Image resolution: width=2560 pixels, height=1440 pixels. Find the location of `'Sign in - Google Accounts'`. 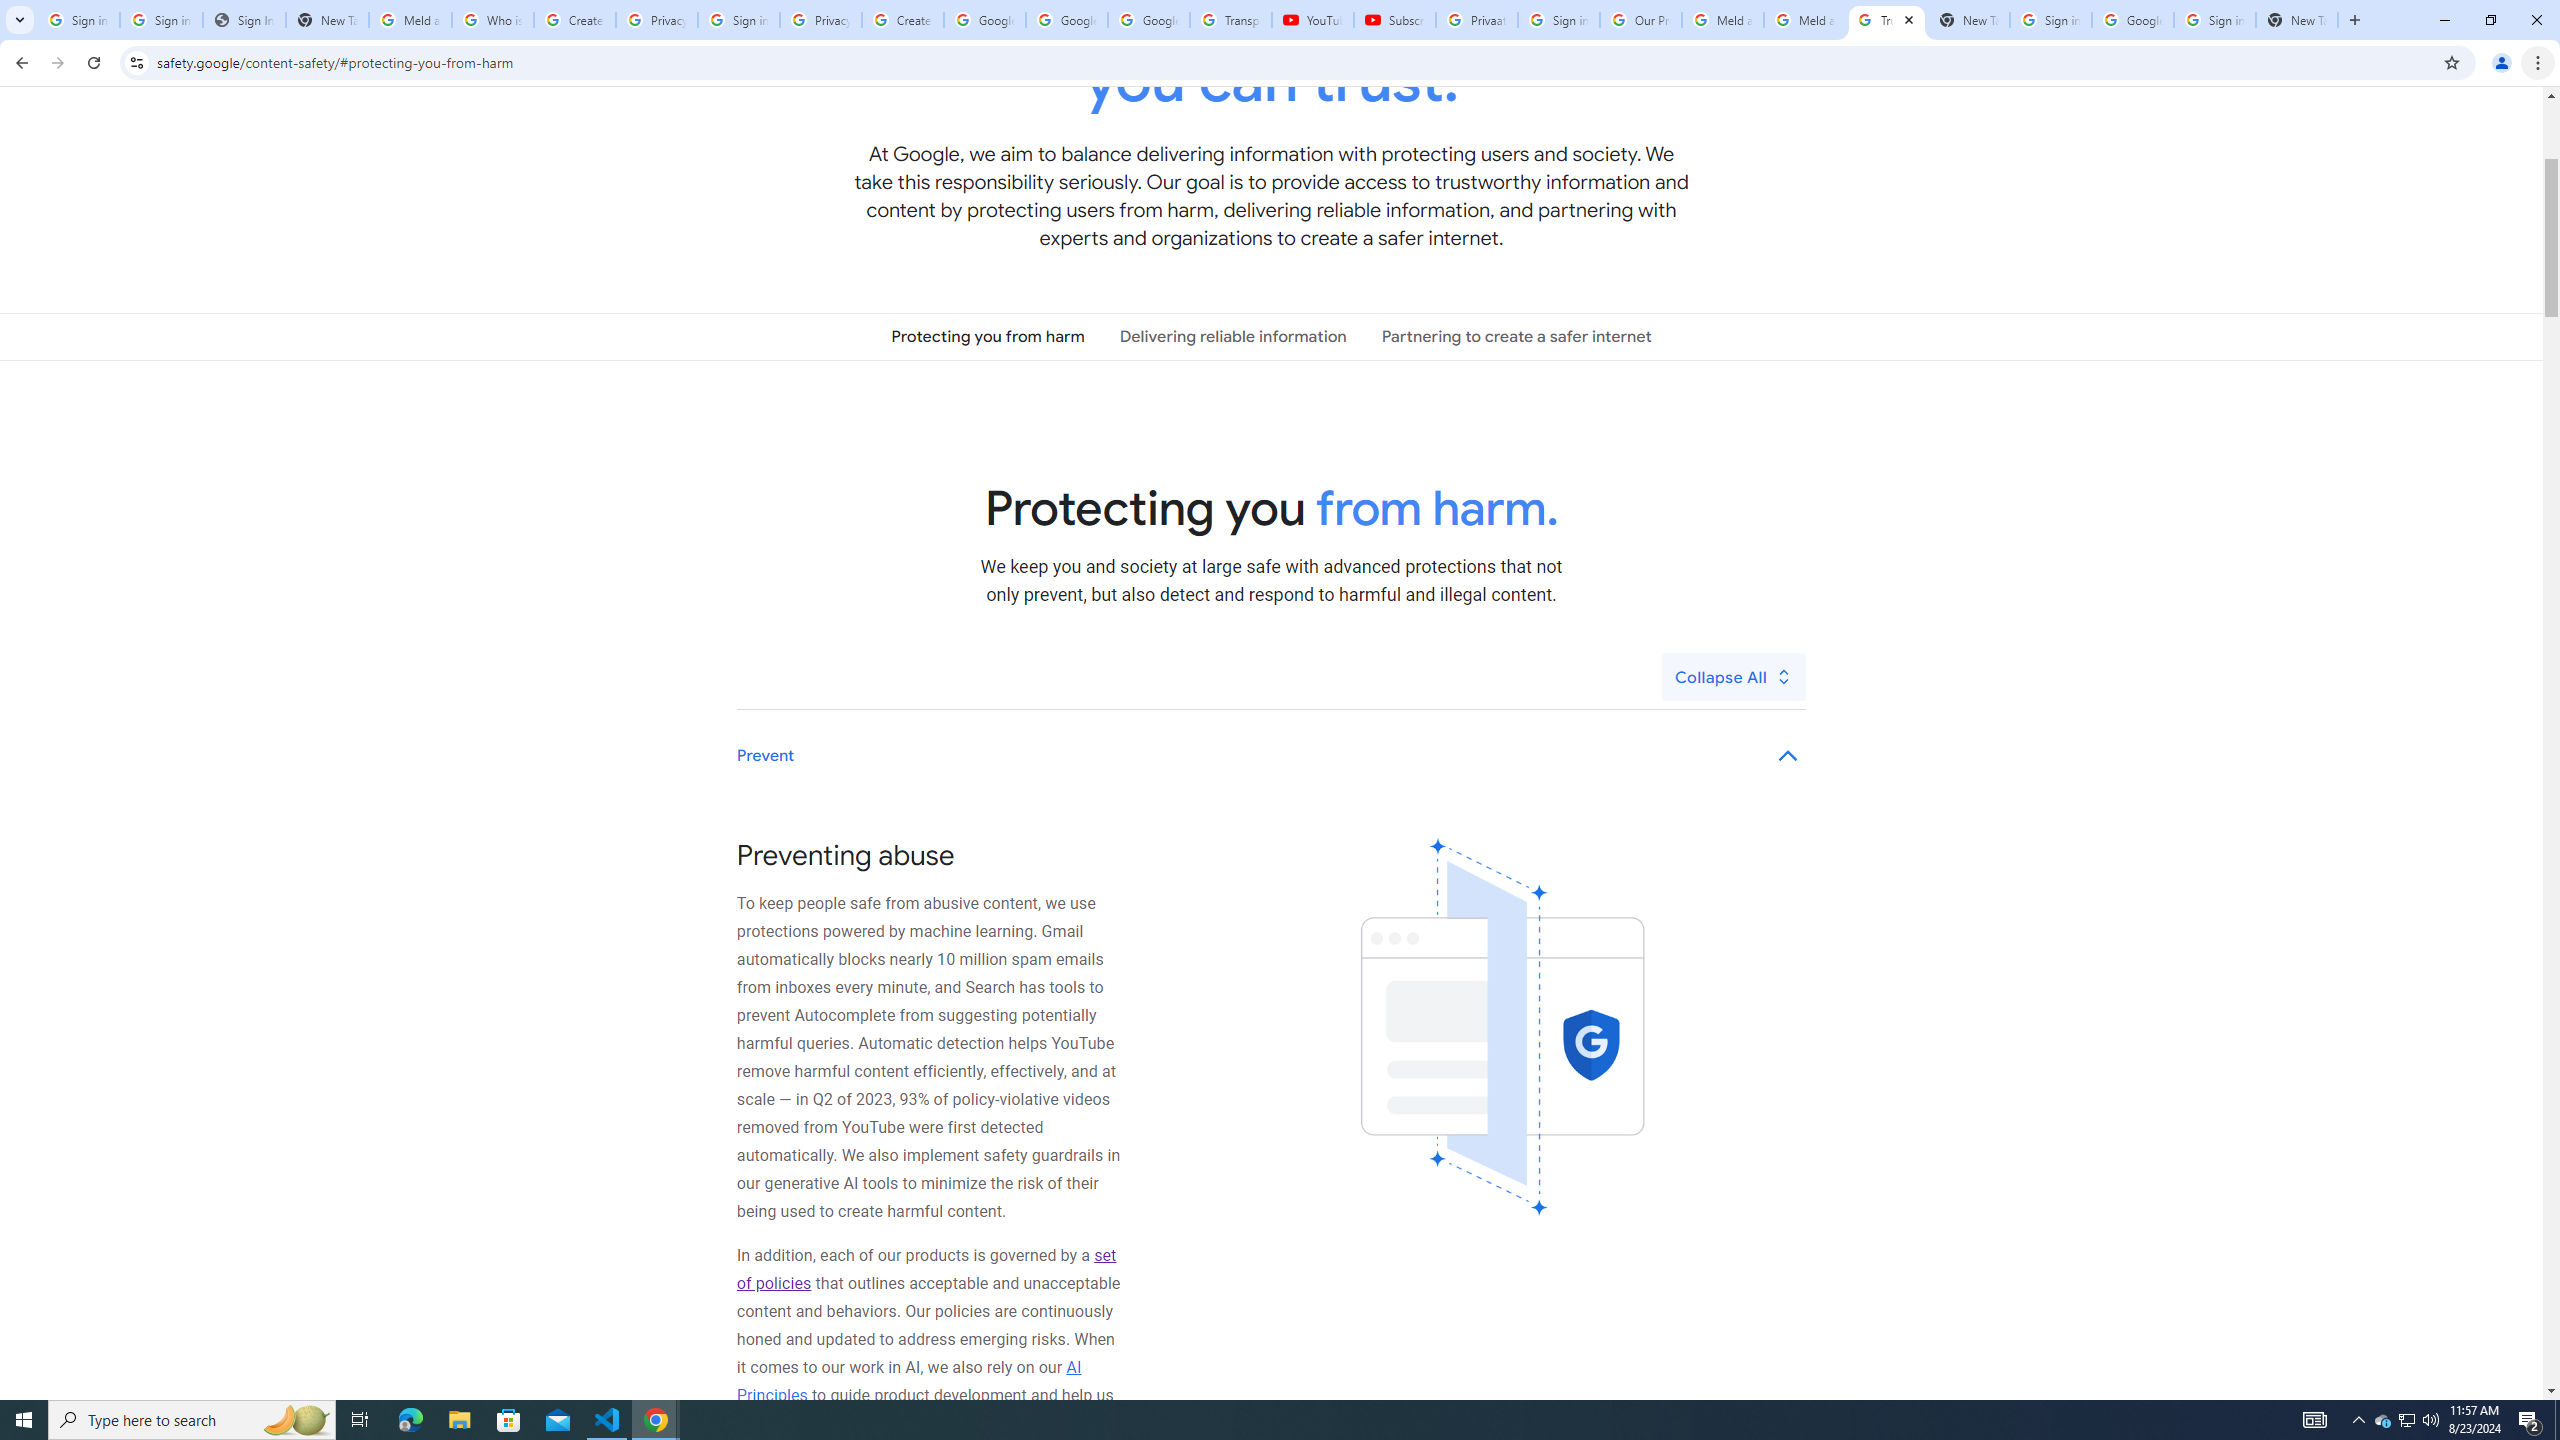

'Sign in - Google Accounts' is located at coordinates (160, 19).